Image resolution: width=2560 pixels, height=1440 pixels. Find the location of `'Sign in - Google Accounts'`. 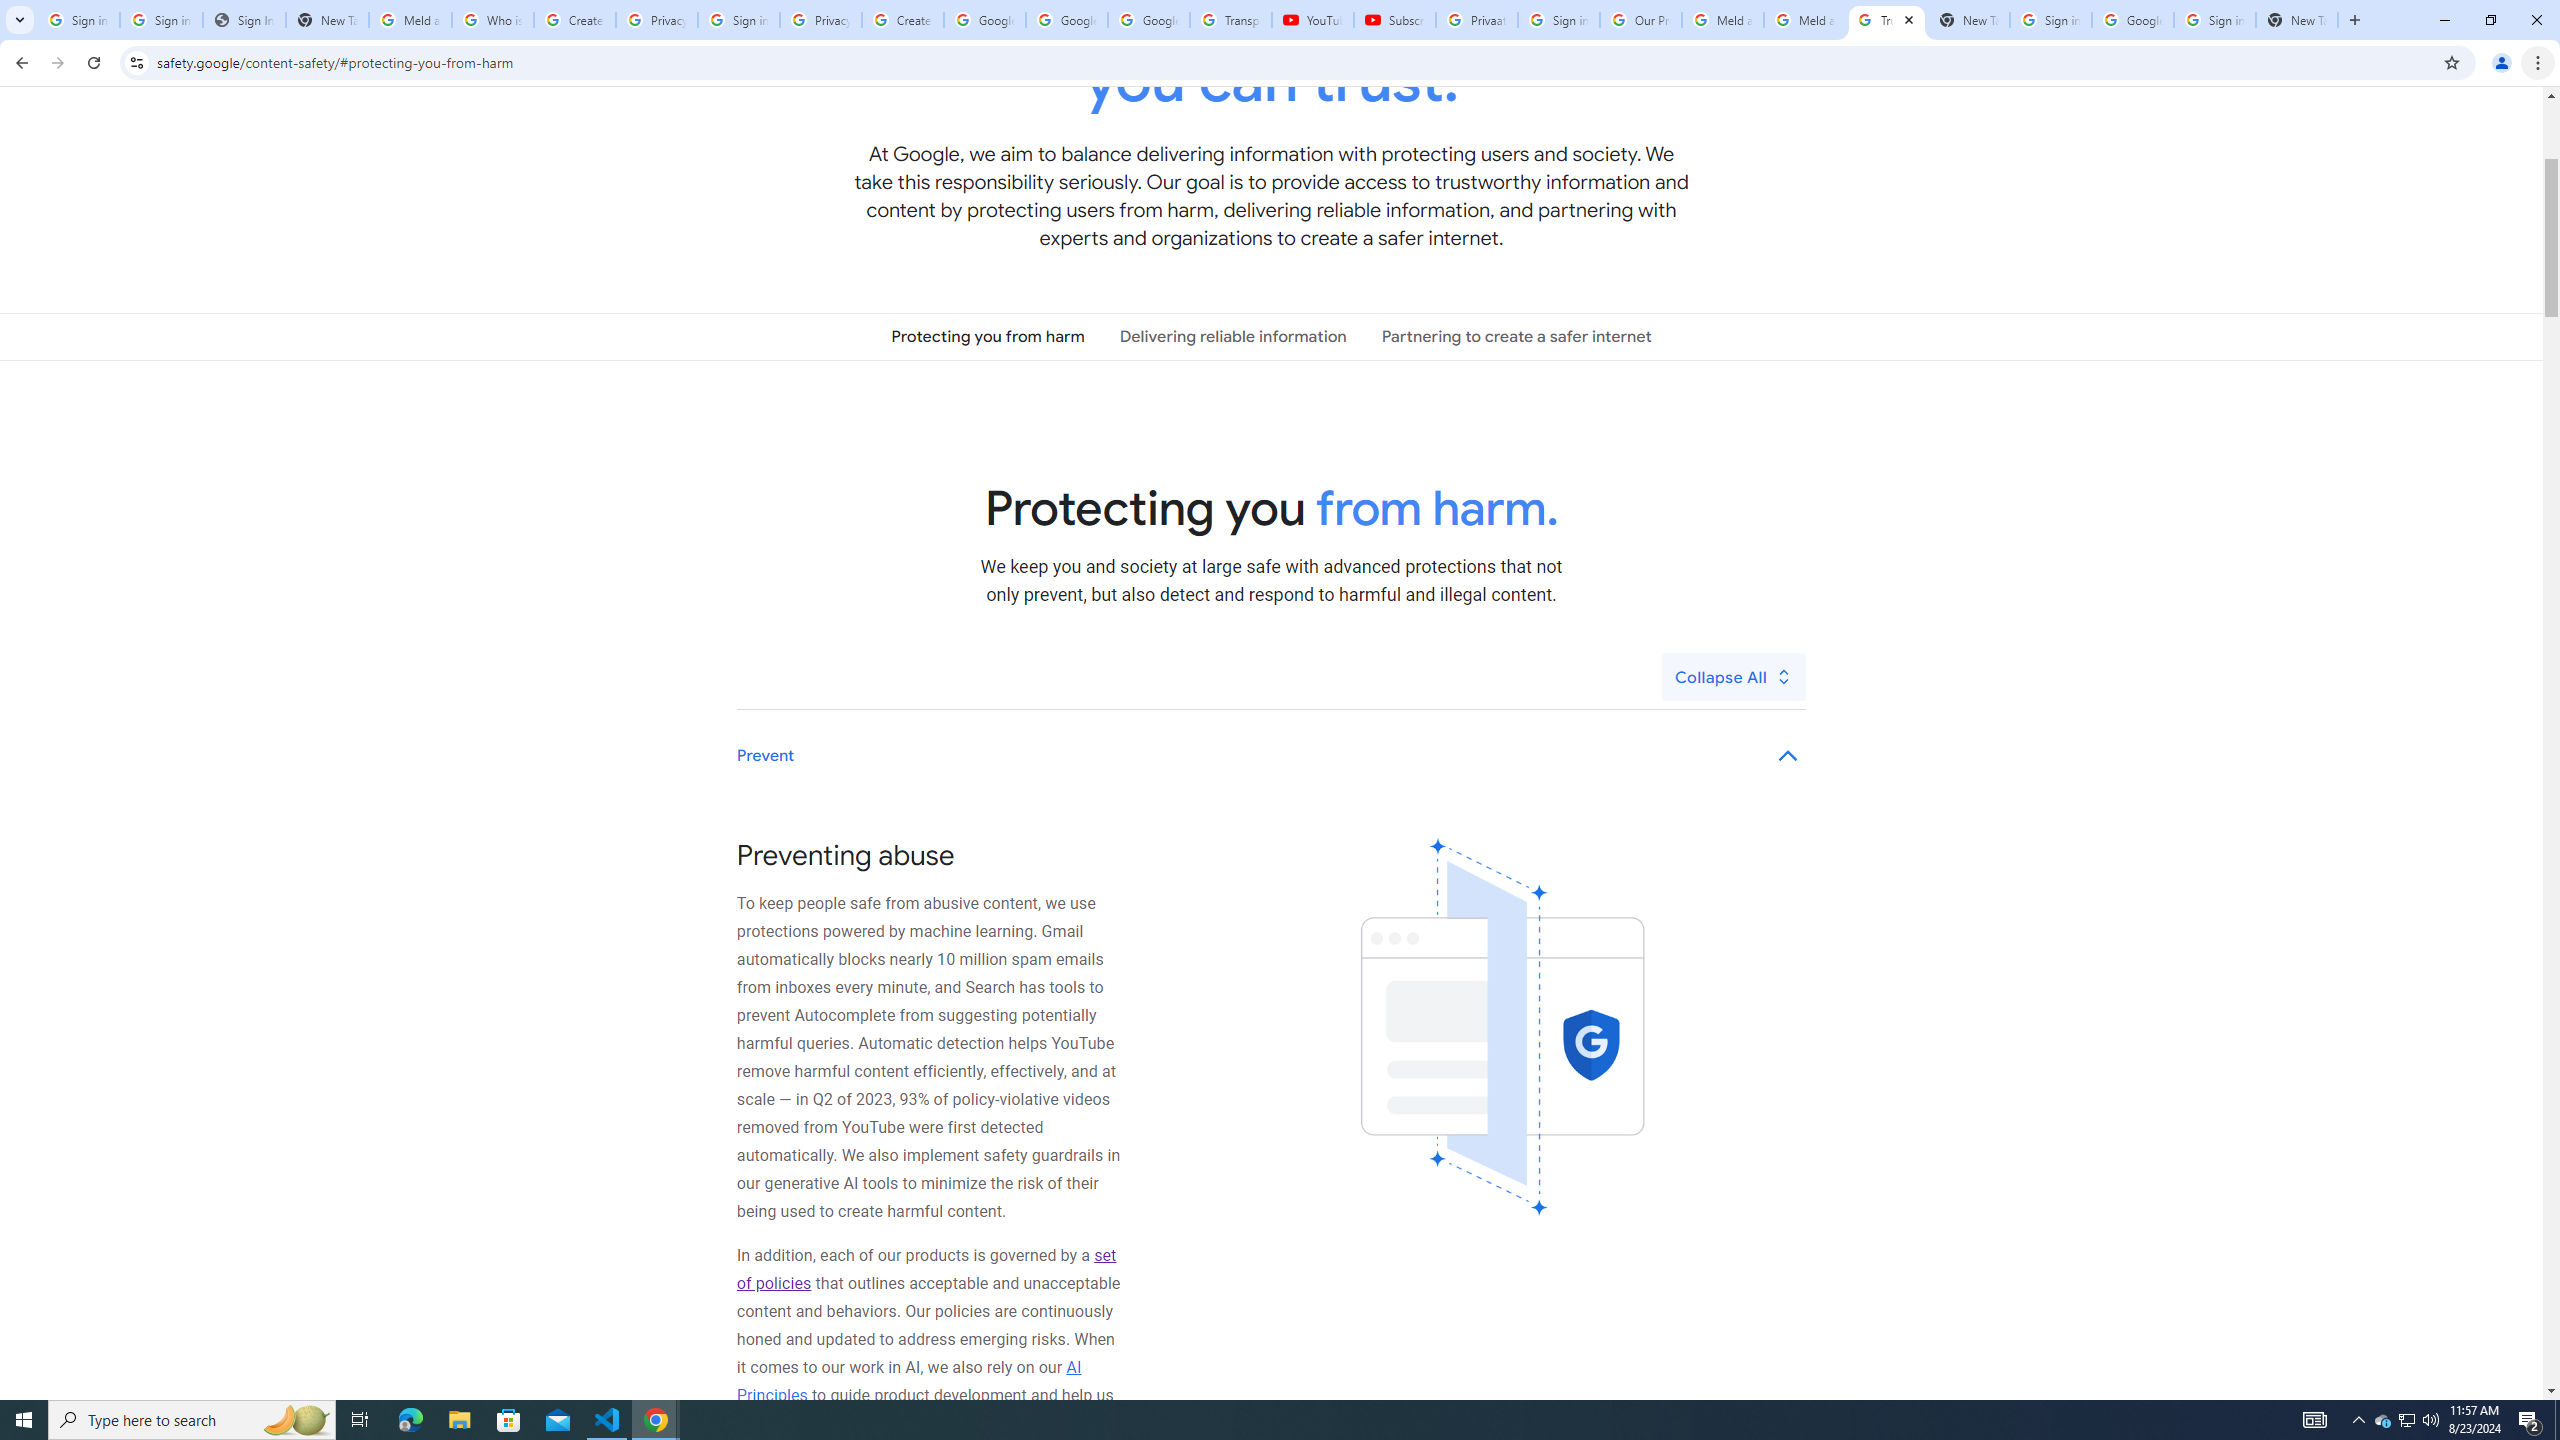

'Sign in - Google Accounts' is located at coordinates (160, 19).